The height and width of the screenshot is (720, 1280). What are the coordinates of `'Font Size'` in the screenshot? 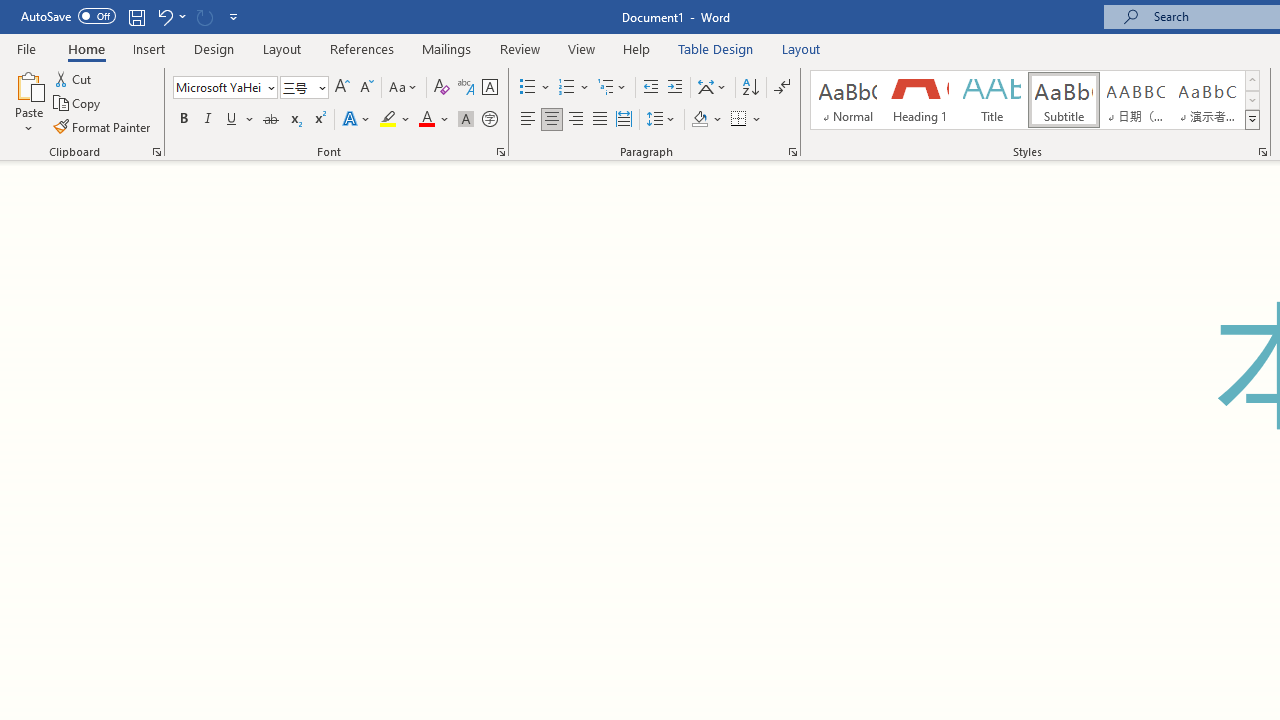 It's located at (297, 86).